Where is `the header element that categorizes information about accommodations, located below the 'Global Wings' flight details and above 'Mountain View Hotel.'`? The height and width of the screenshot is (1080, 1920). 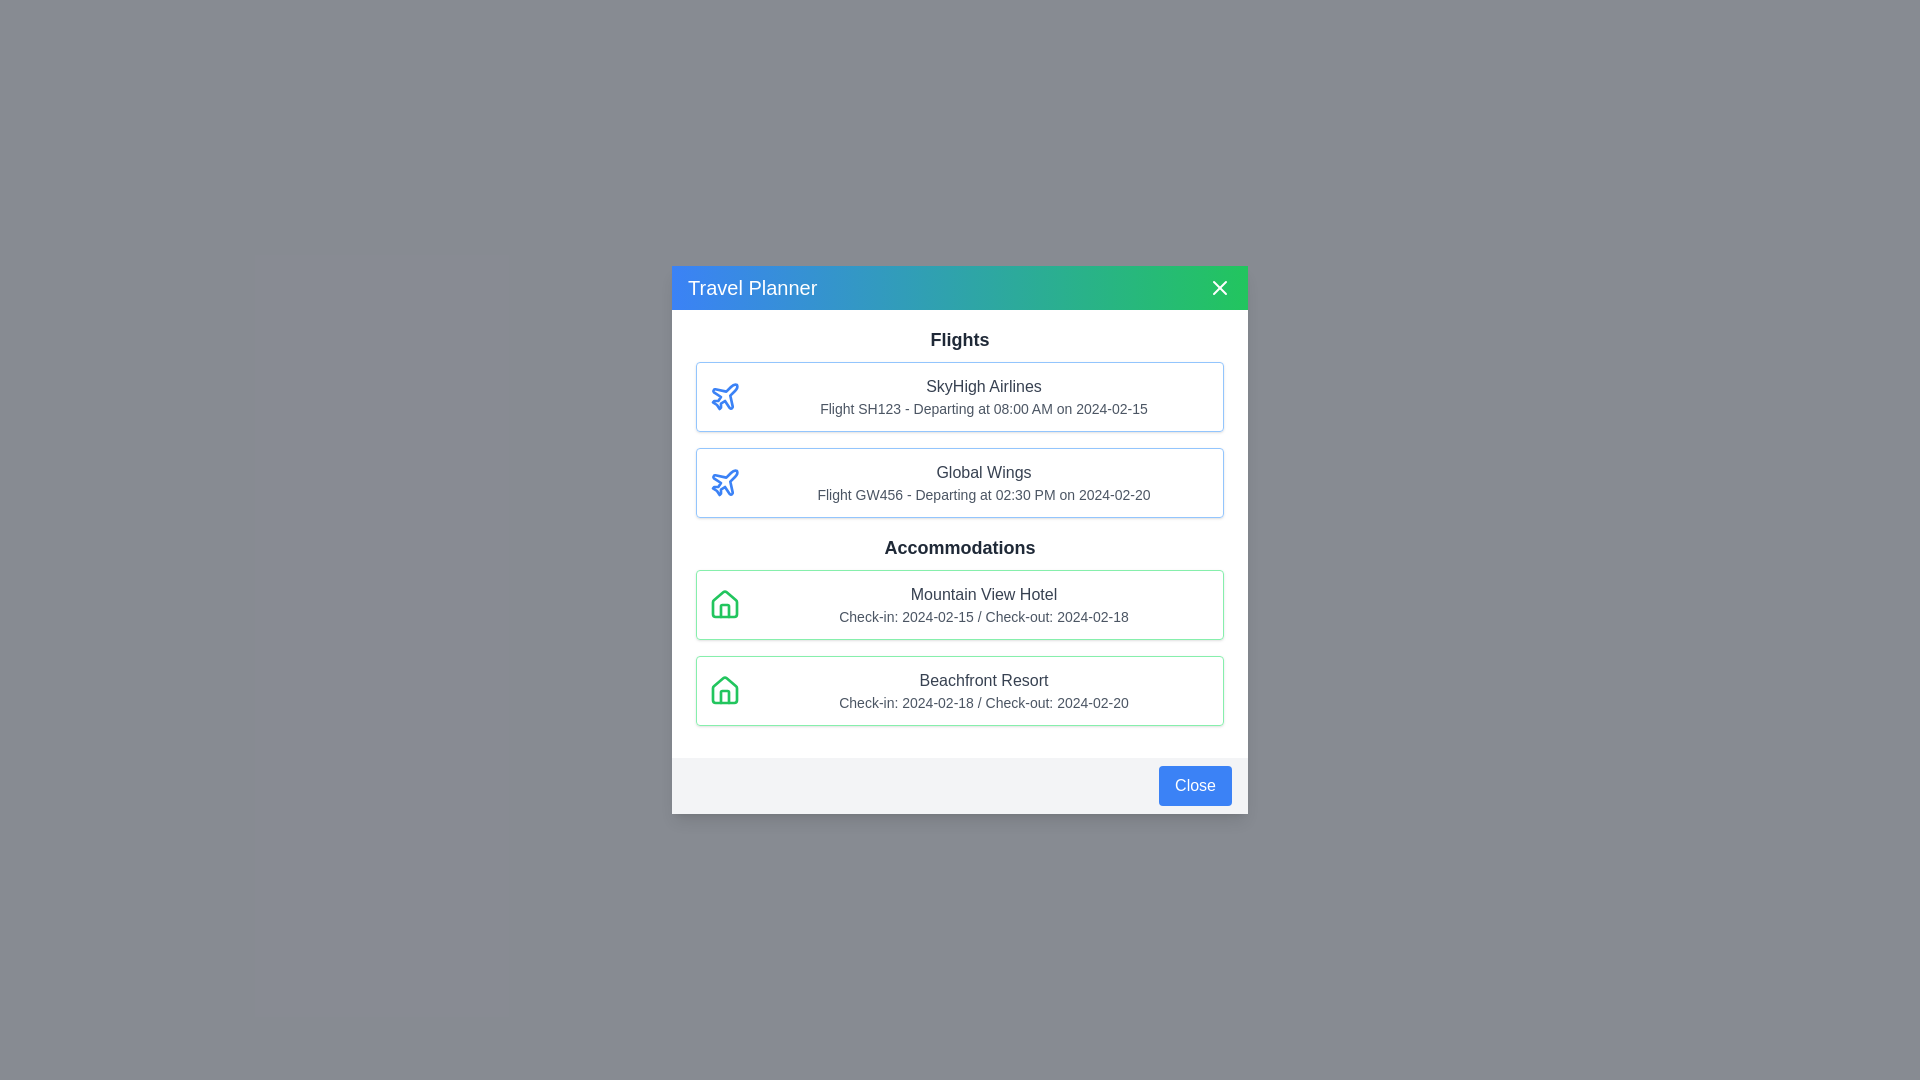
the header element that categorizes information about accommodations, located below the 'Global Wings' flight details and above 'Mountain View Hotel.' is located at coordinates (960, 547).